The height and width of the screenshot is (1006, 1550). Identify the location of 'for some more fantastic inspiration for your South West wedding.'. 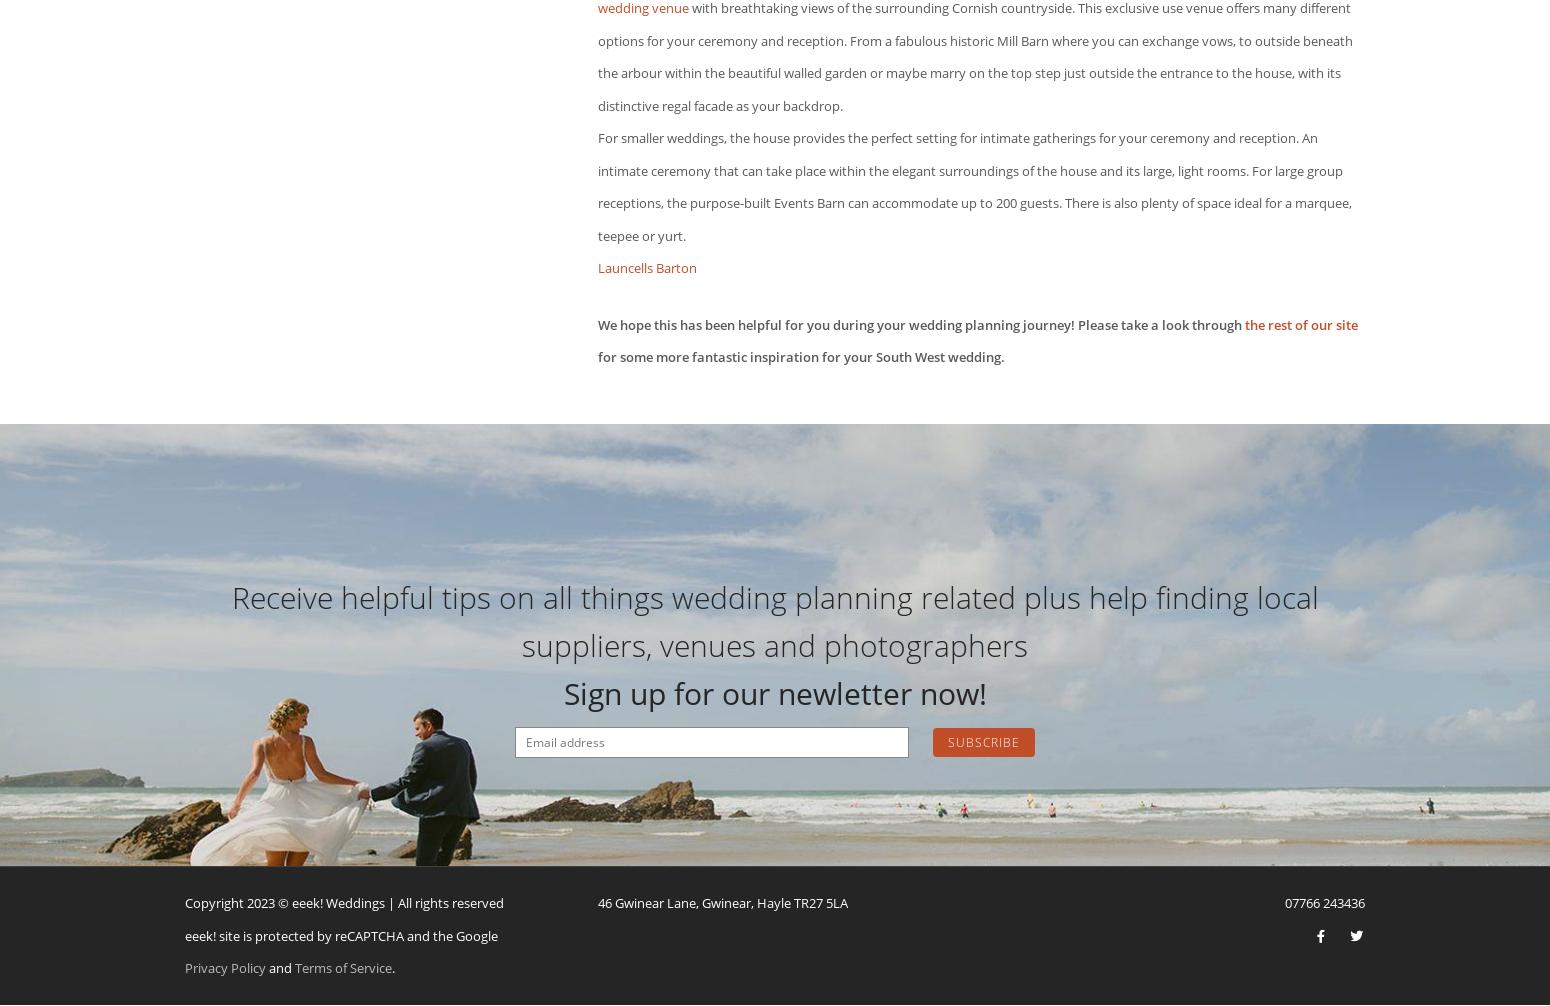
(800, 356).